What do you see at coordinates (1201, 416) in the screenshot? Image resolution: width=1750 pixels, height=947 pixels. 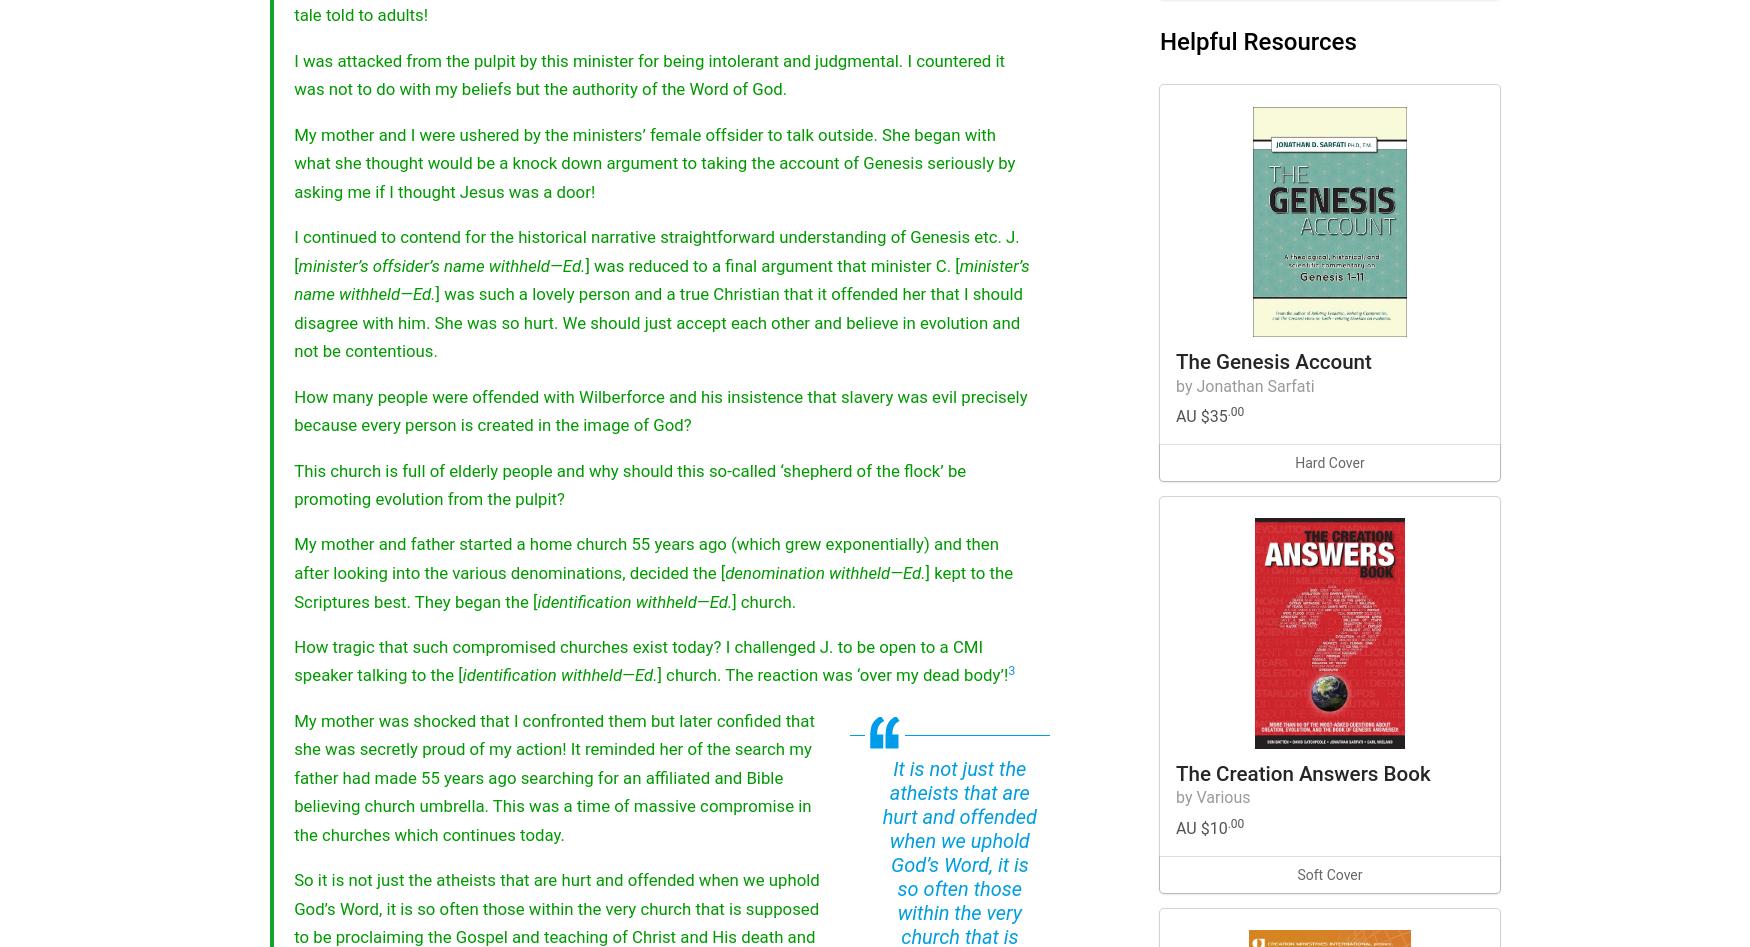 I see `'AU $35'` at bounding box center [1201, 416].